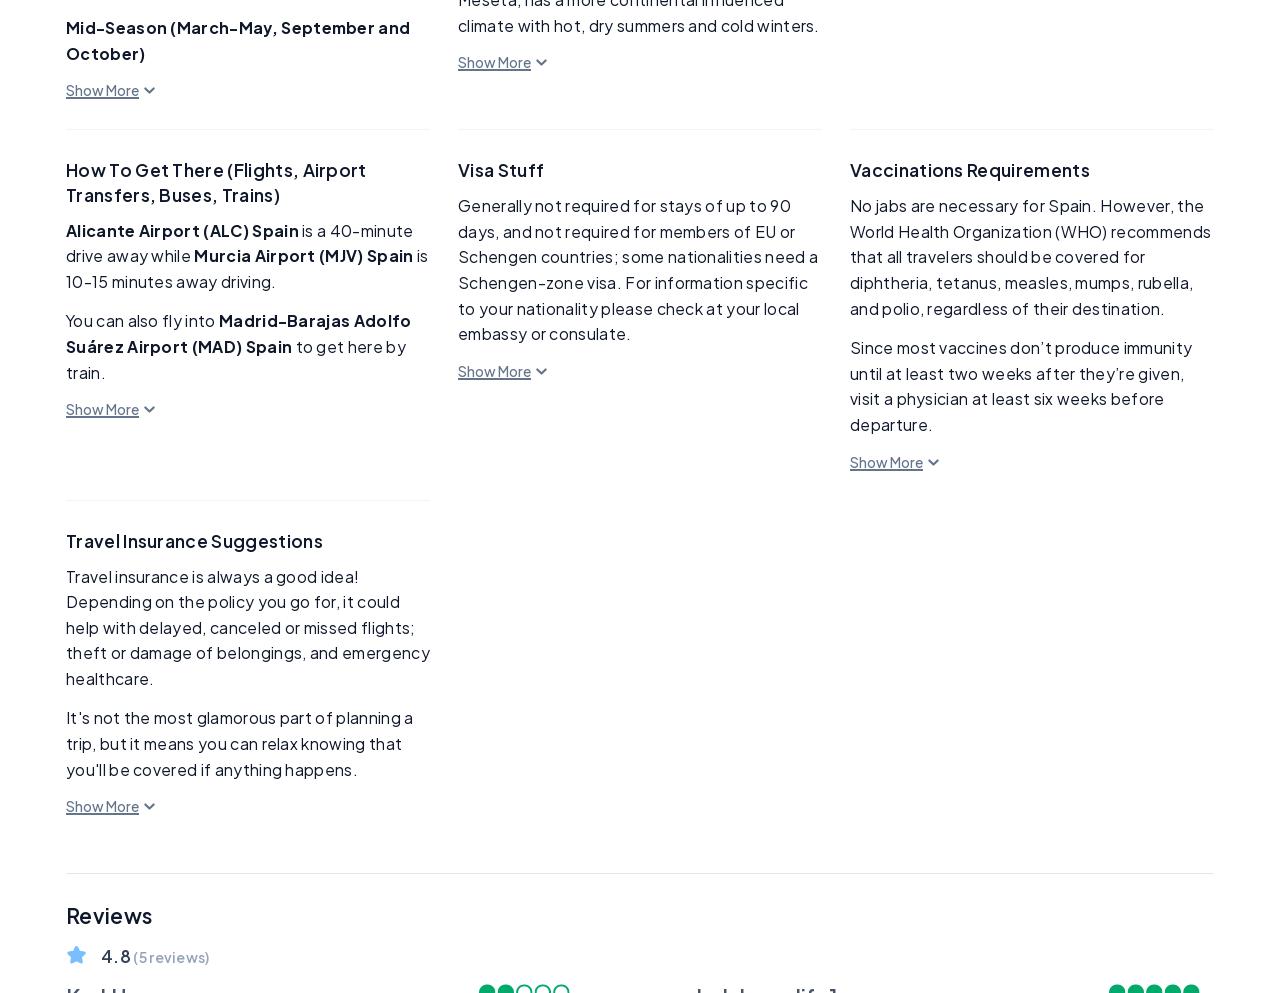  I want to click on '(5 reviews)', so click(129, 956).